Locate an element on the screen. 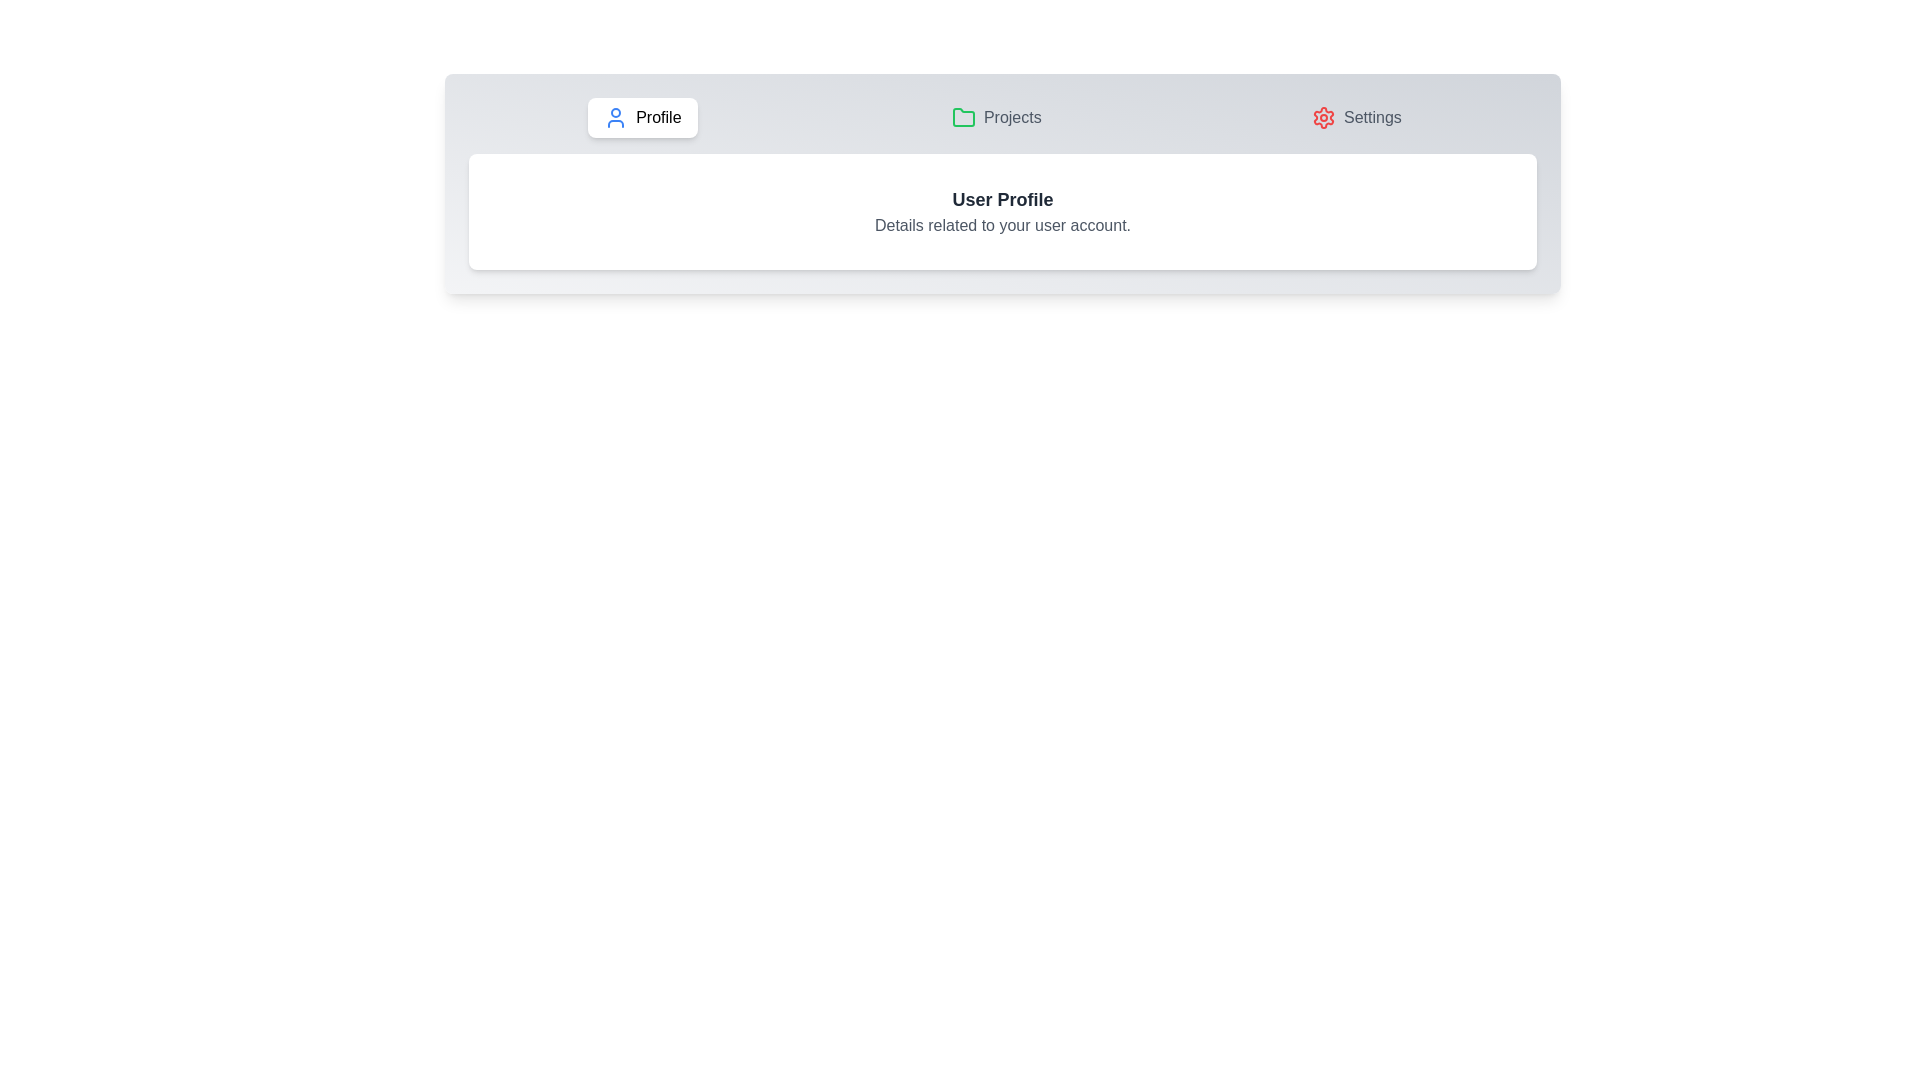 The width and height of the screenshot is (1920, 1080). the Profile tab by clicking on the corresponding tab button is located at coordinates (642, 118).